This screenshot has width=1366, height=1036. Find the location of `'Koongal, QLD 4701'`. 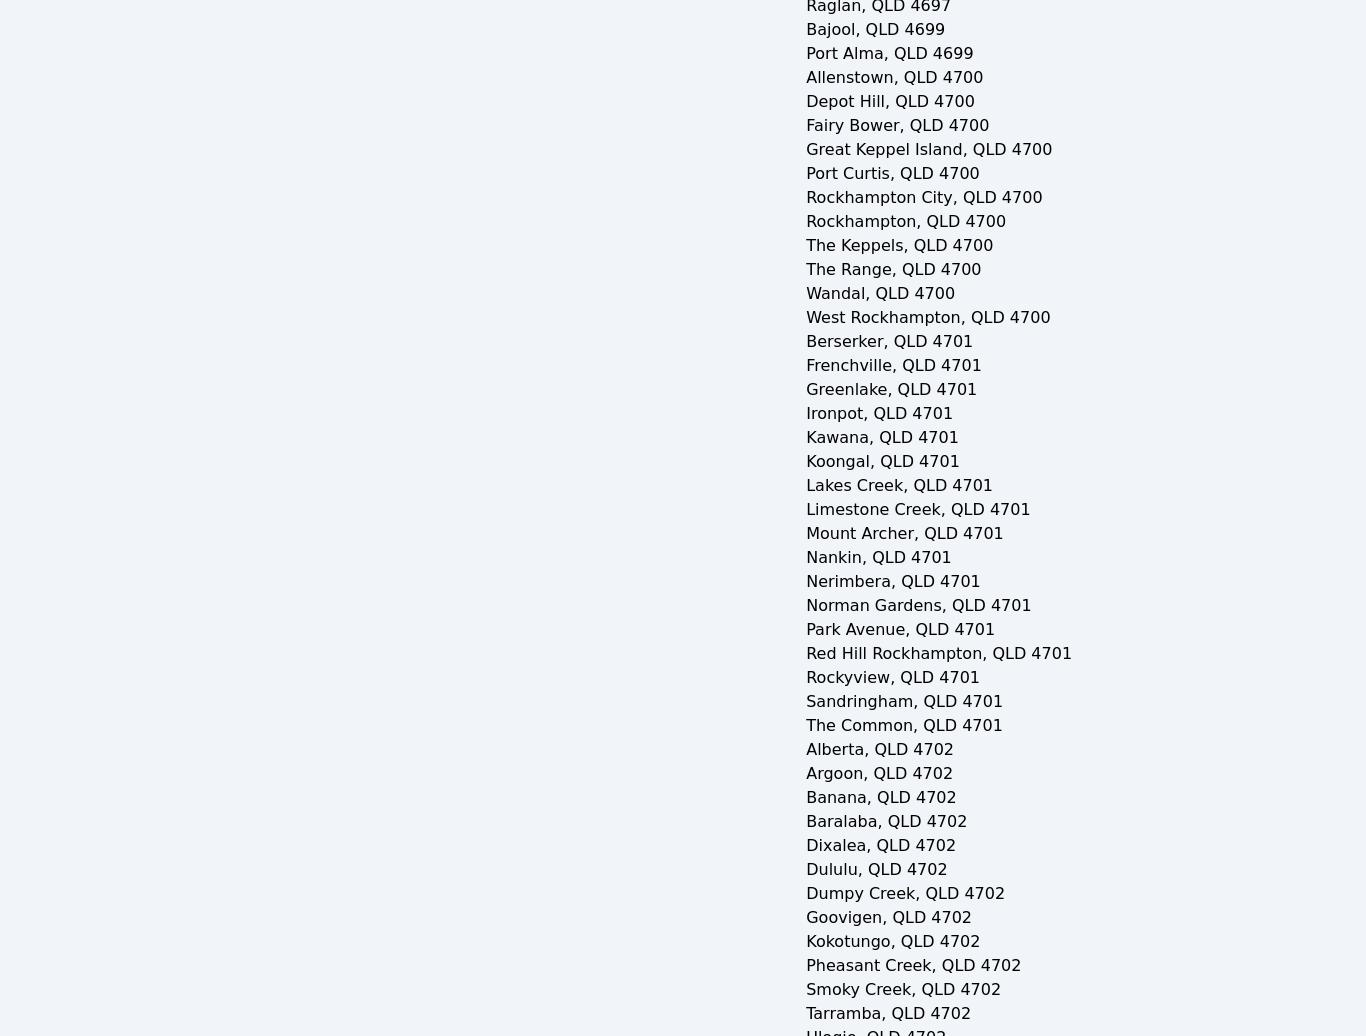

'Koongal, QLD 4701' is located at coordinates (804, 461).